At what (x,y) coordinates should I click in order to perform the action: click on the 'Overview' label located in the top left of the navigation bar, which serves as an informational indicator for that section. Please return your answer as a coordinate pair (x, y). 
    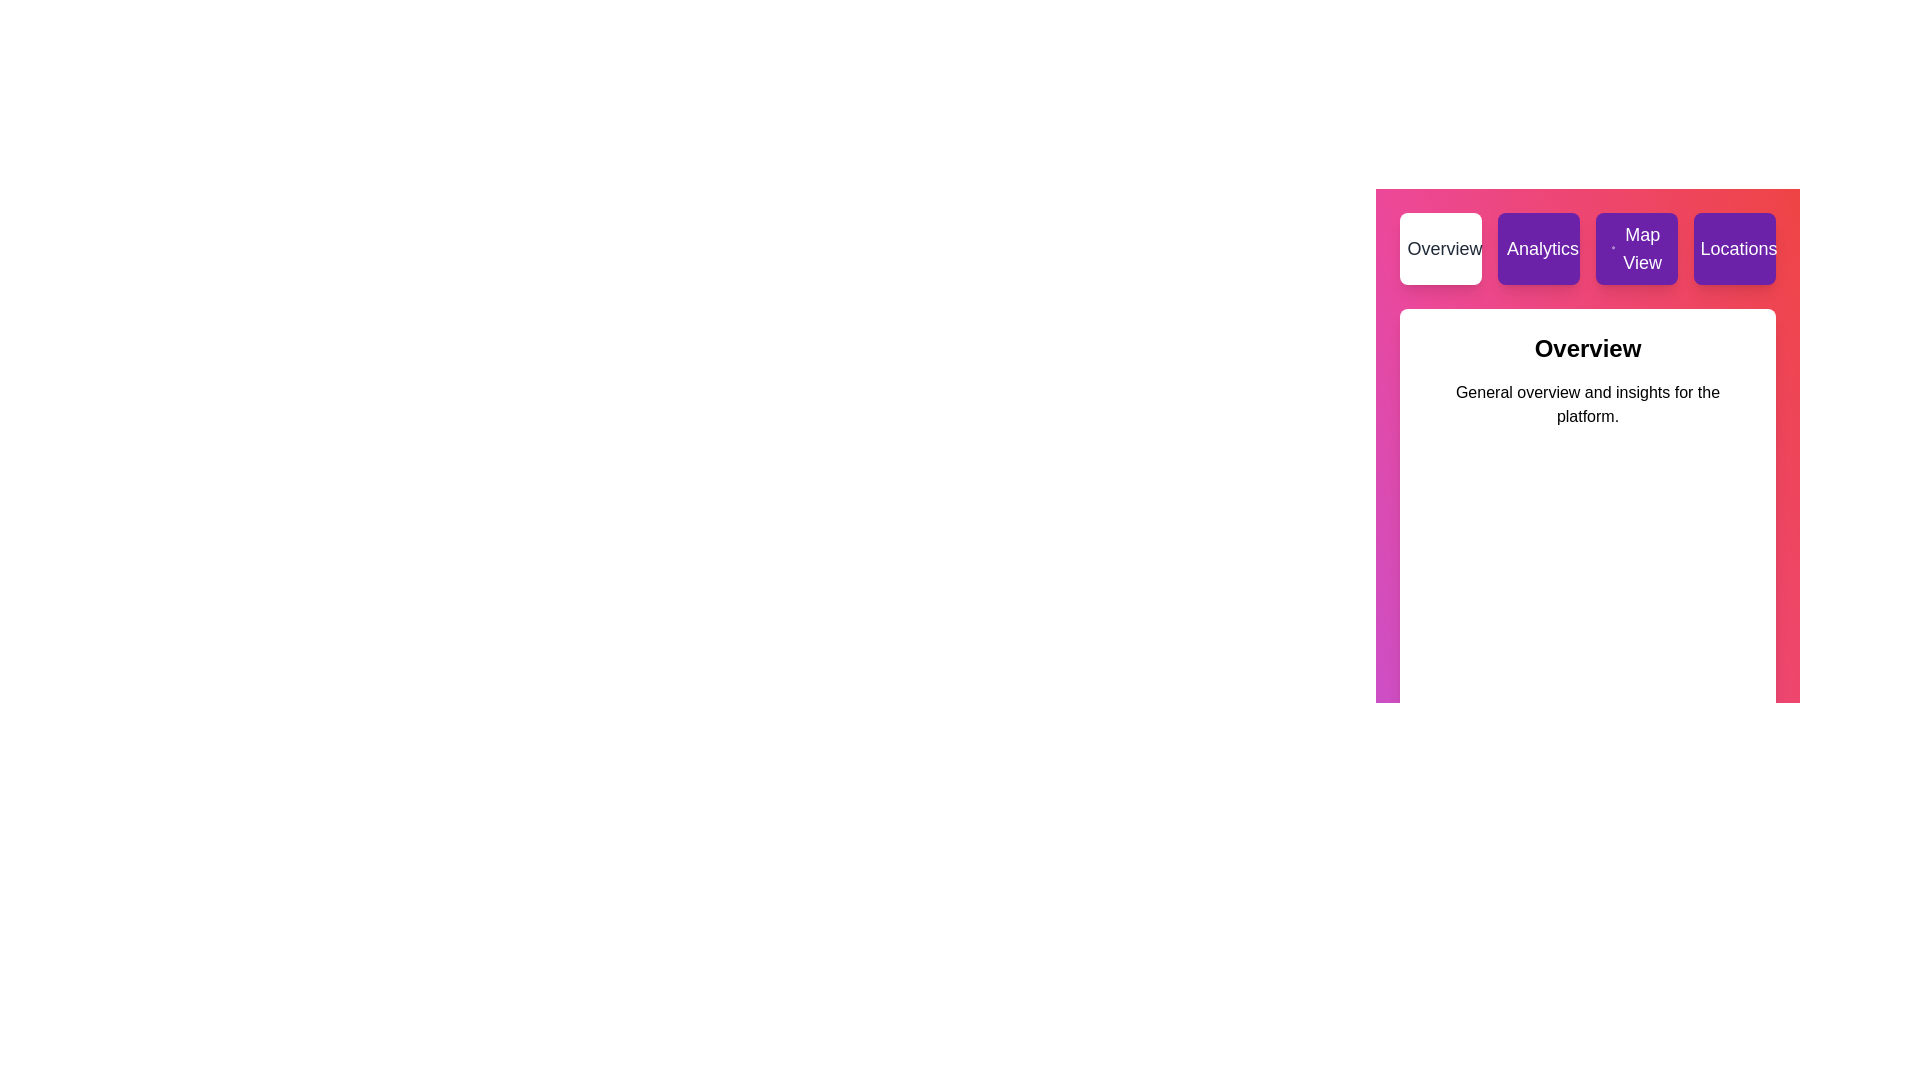
    Looking at the image, I should click on (1444, 248).